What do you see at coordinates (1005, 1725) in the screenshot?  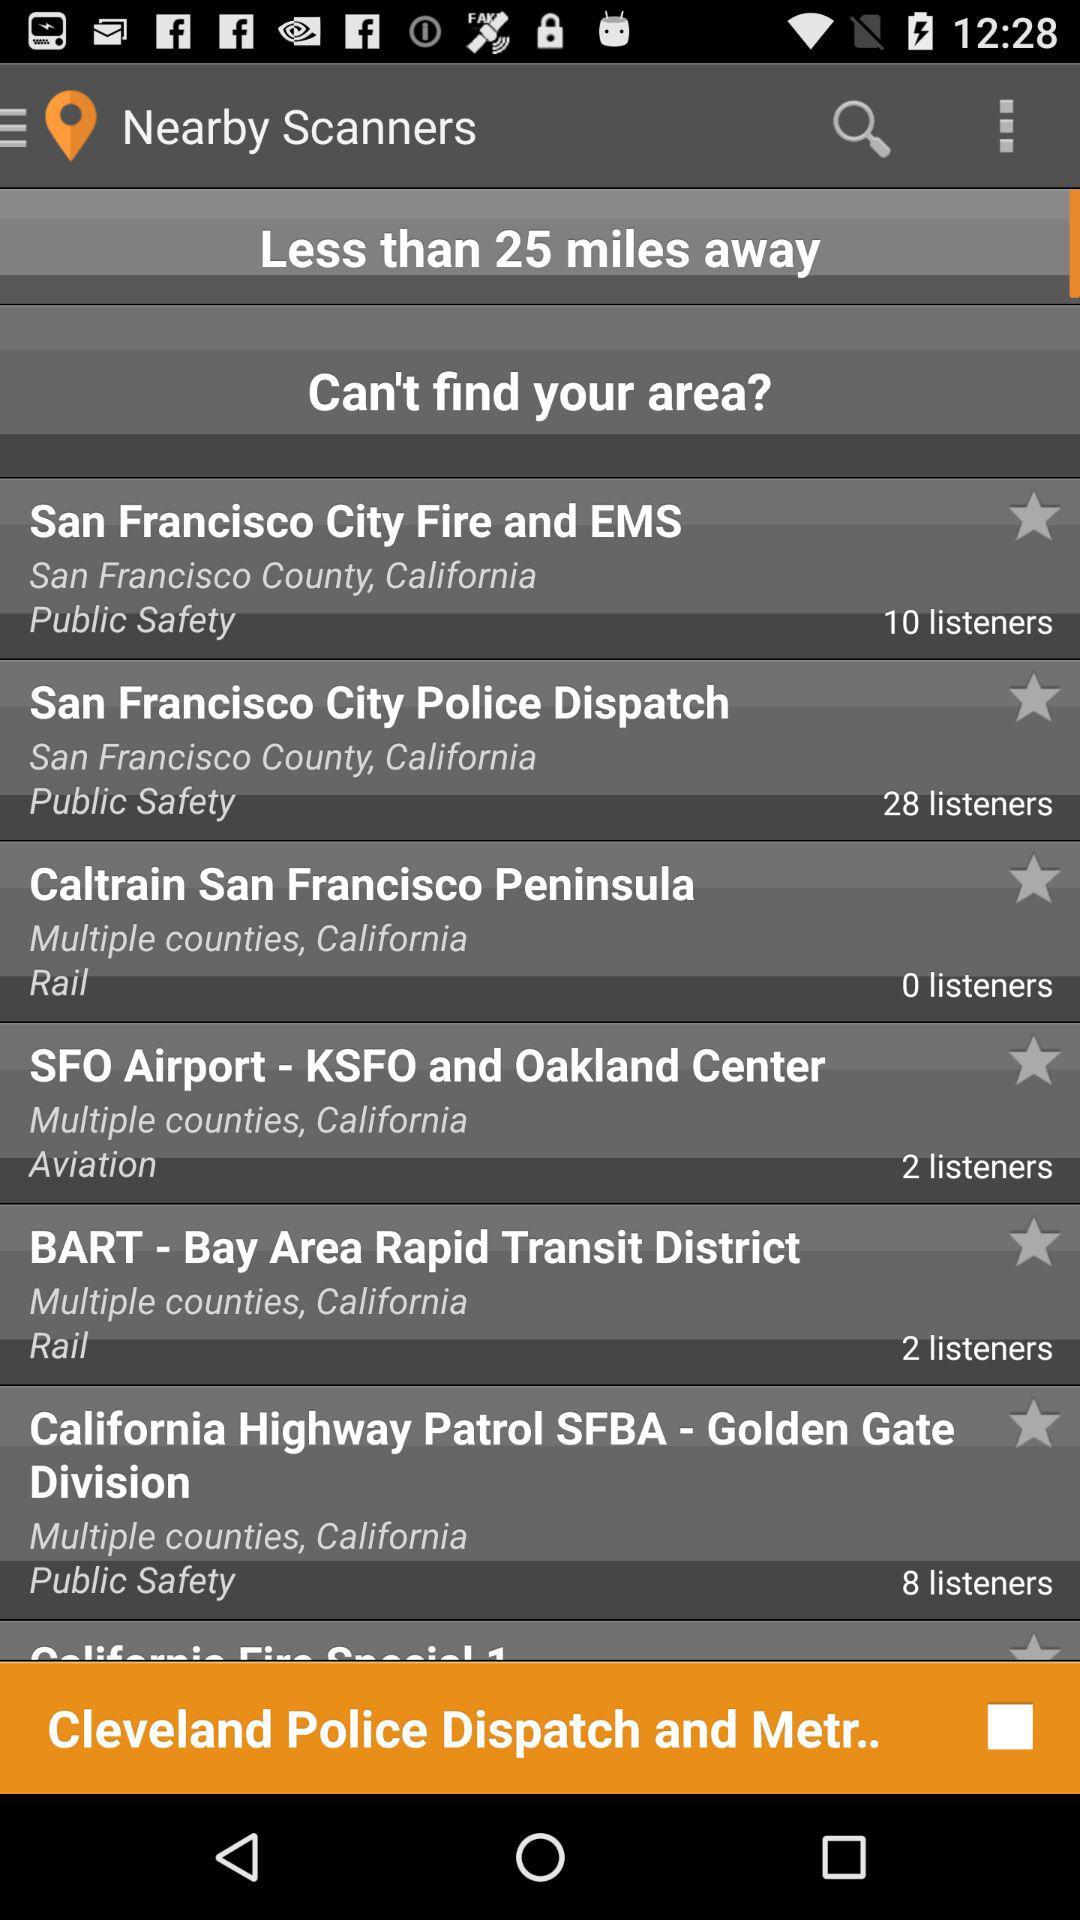 I see `item next to cleveland police dispatch` at bounding box center [1005, 1725].